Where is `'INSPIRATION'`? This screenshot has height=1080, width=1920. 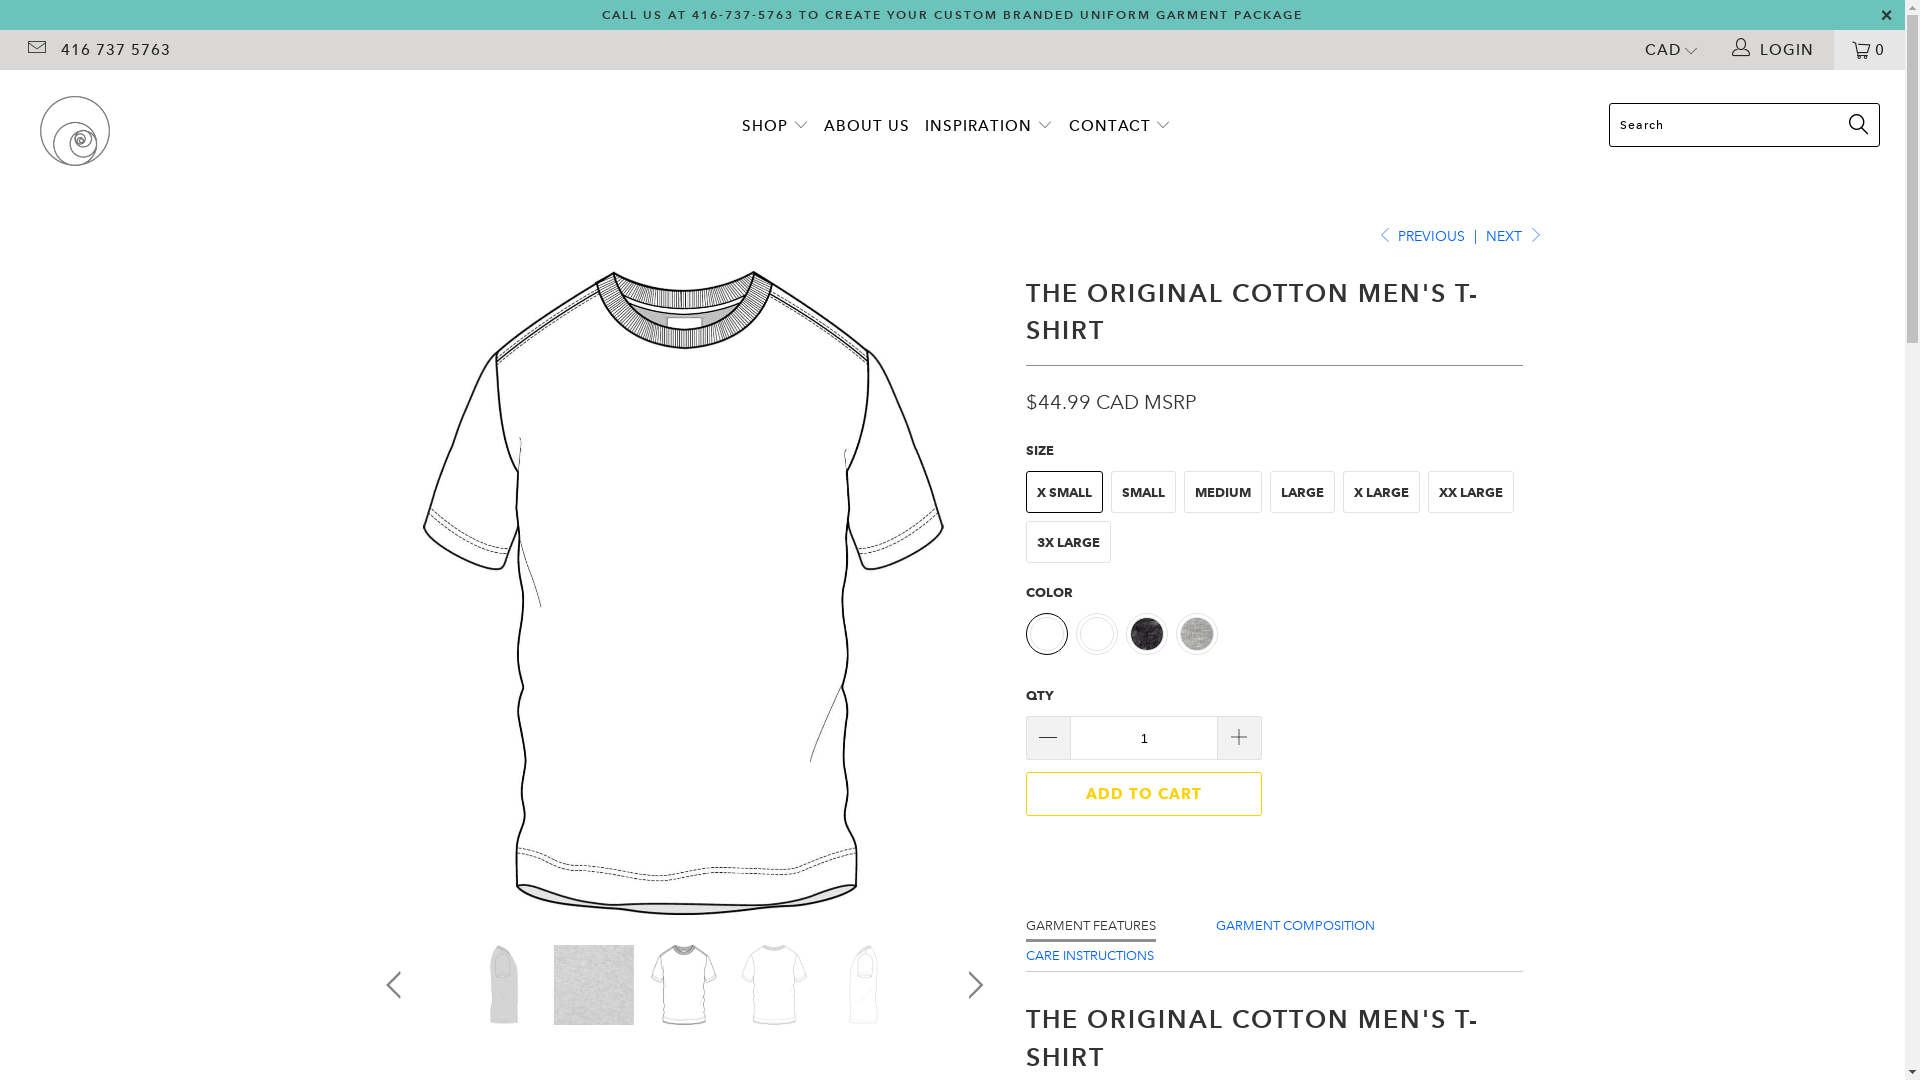 'INSPIRATION' is located at coordinates (988, 127).